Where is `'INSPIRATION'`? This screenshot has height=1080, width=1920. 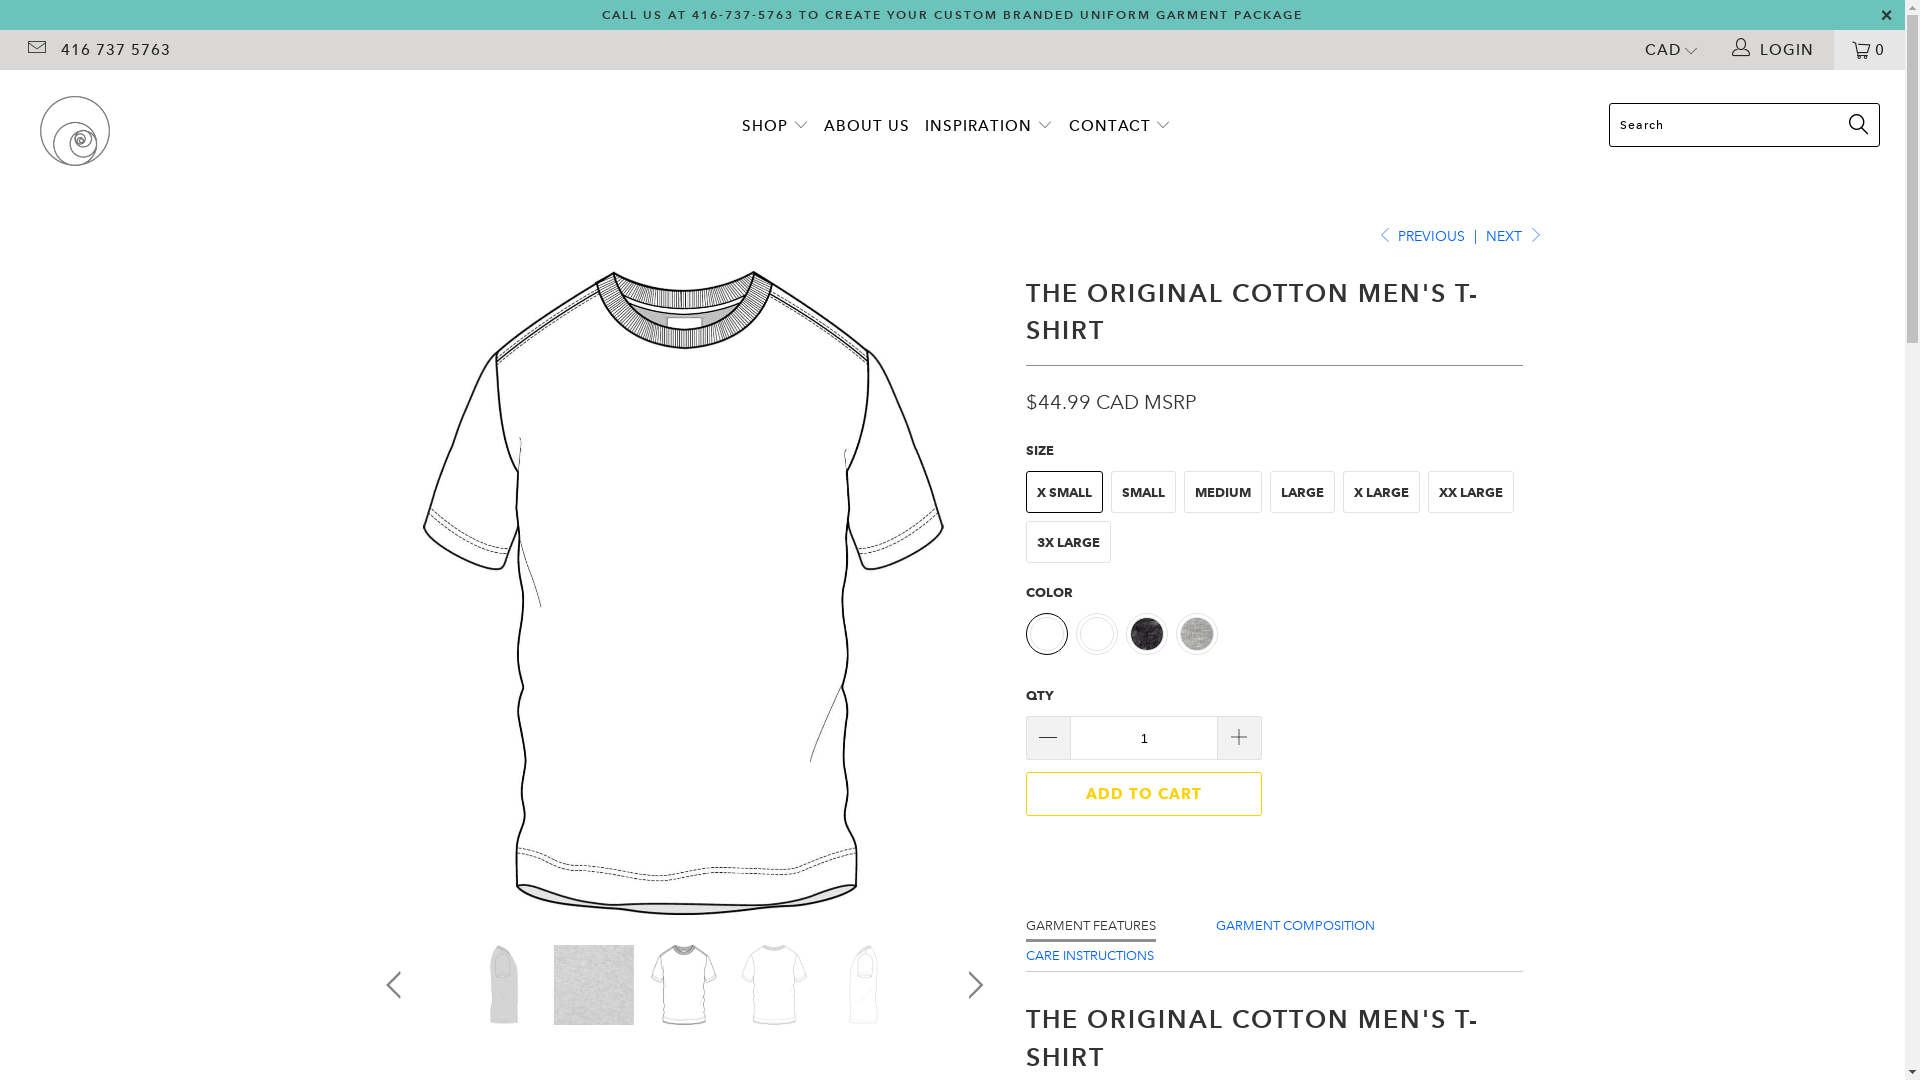 'INSPIRATION' is located at coordinates (988, 127).